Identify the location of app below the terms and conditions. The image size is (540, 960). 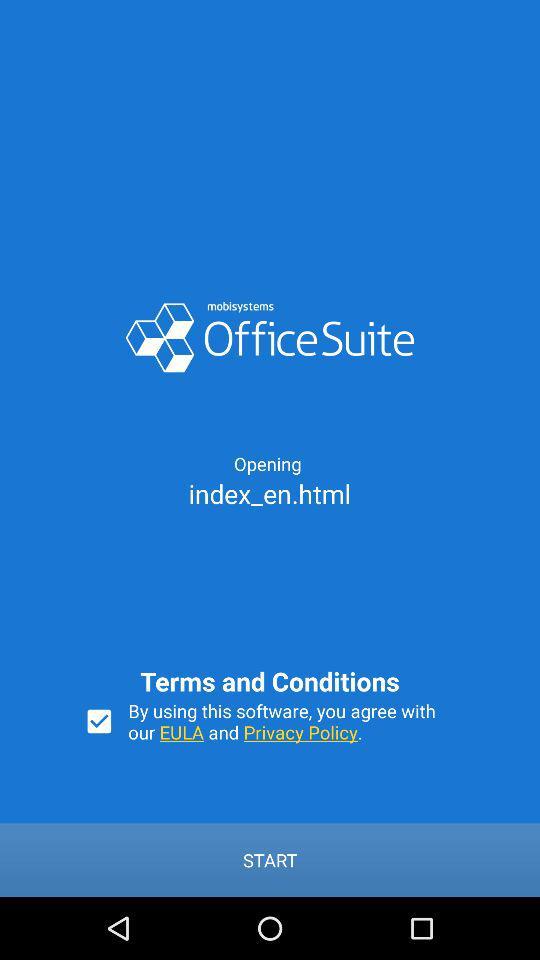
(291, 720).